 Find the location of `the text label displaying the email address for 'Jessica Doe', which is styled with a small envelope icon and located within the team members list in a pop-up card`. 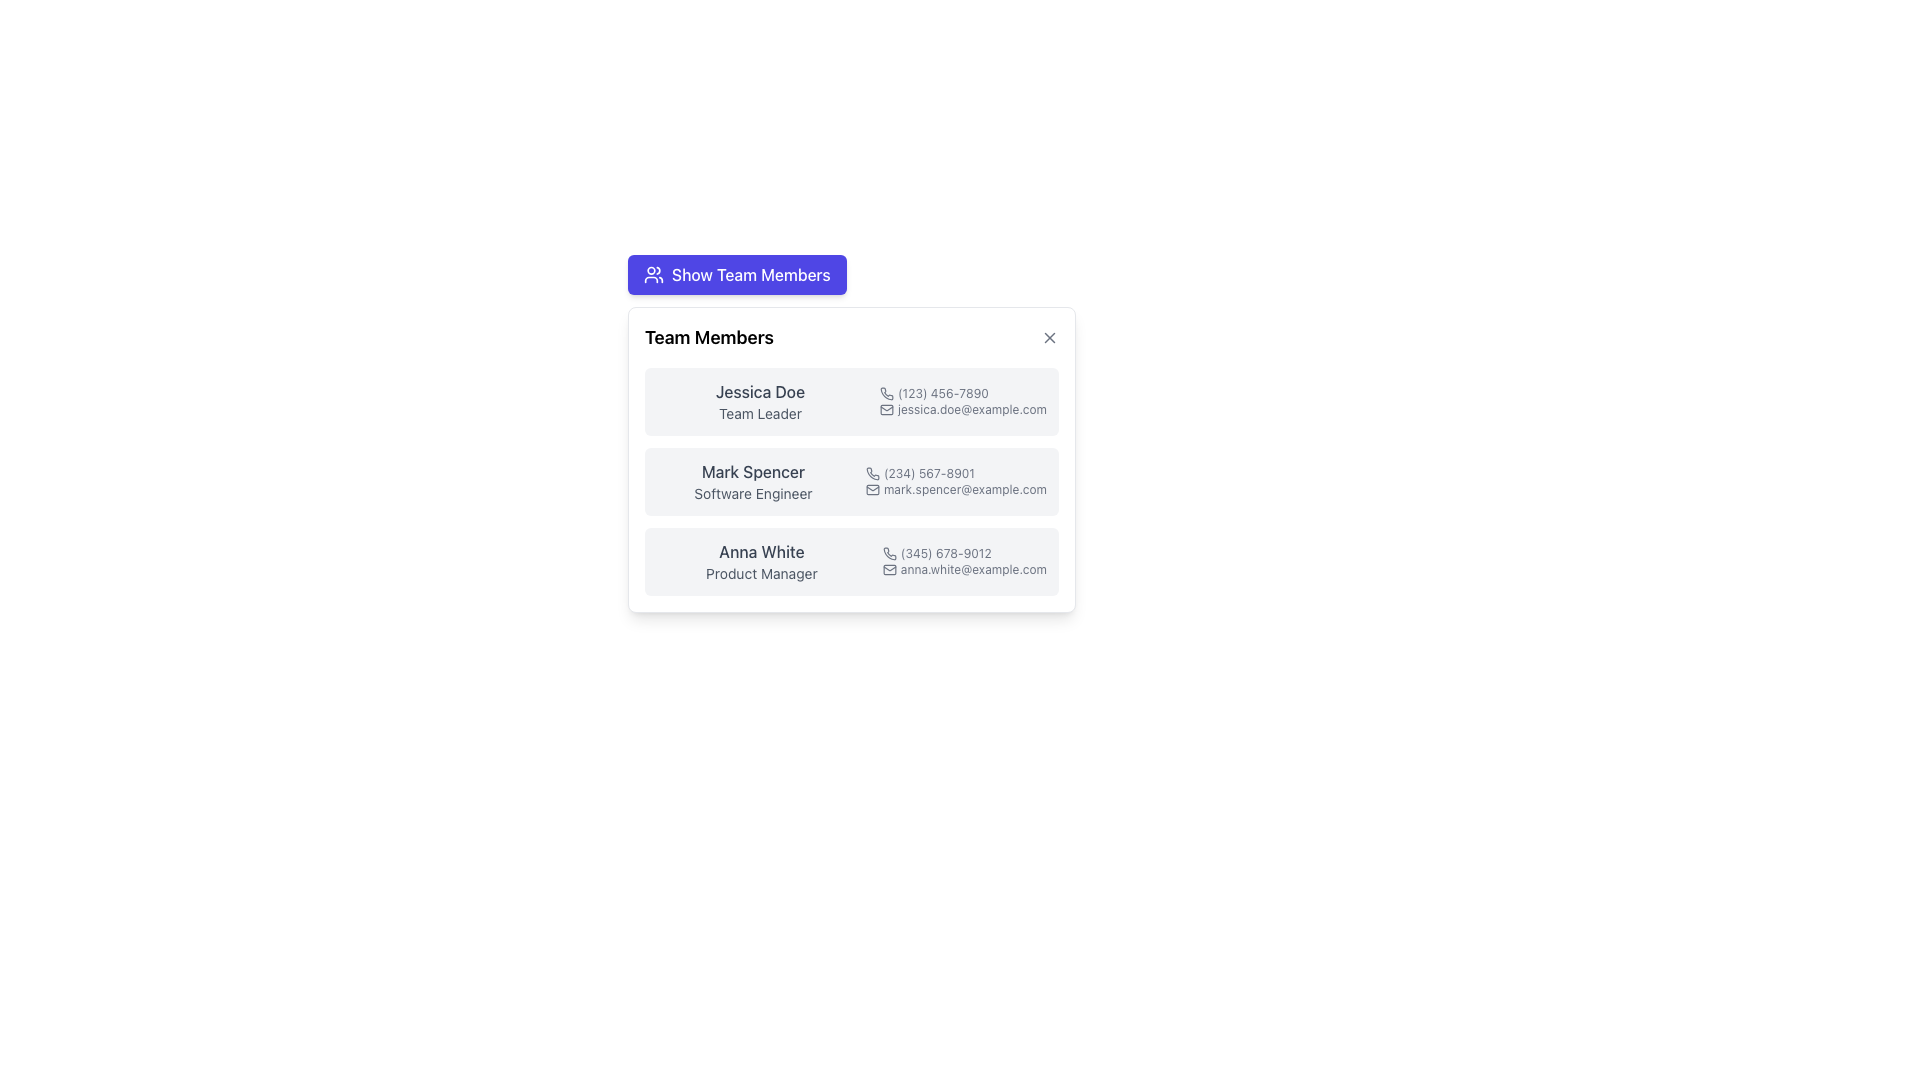

the text label displaying the email address for 'Jessica Doe', which is styled with a small envelope icon and located within the team members list in a pop-up card is located at coordinates (963, 408).